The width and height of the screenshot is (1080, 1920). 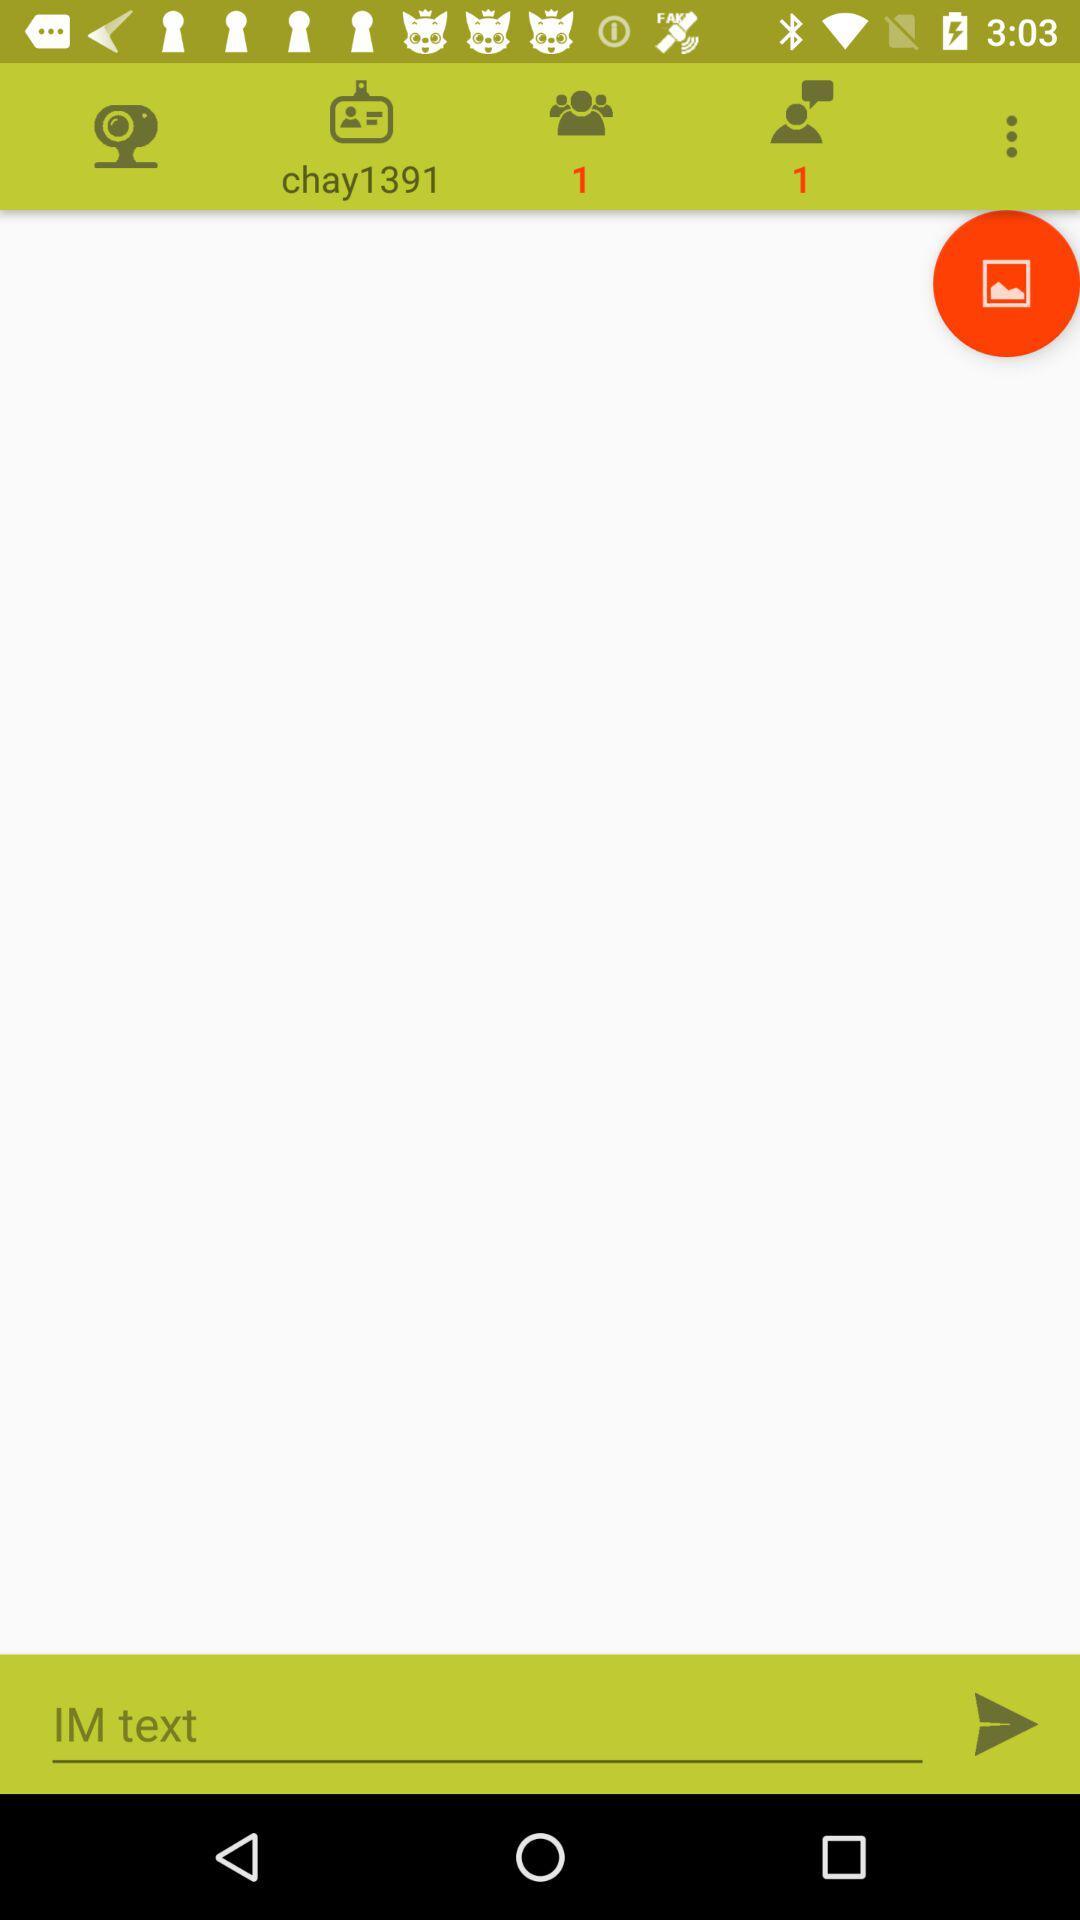 I want to click on im, so click(x=487, y=1723).